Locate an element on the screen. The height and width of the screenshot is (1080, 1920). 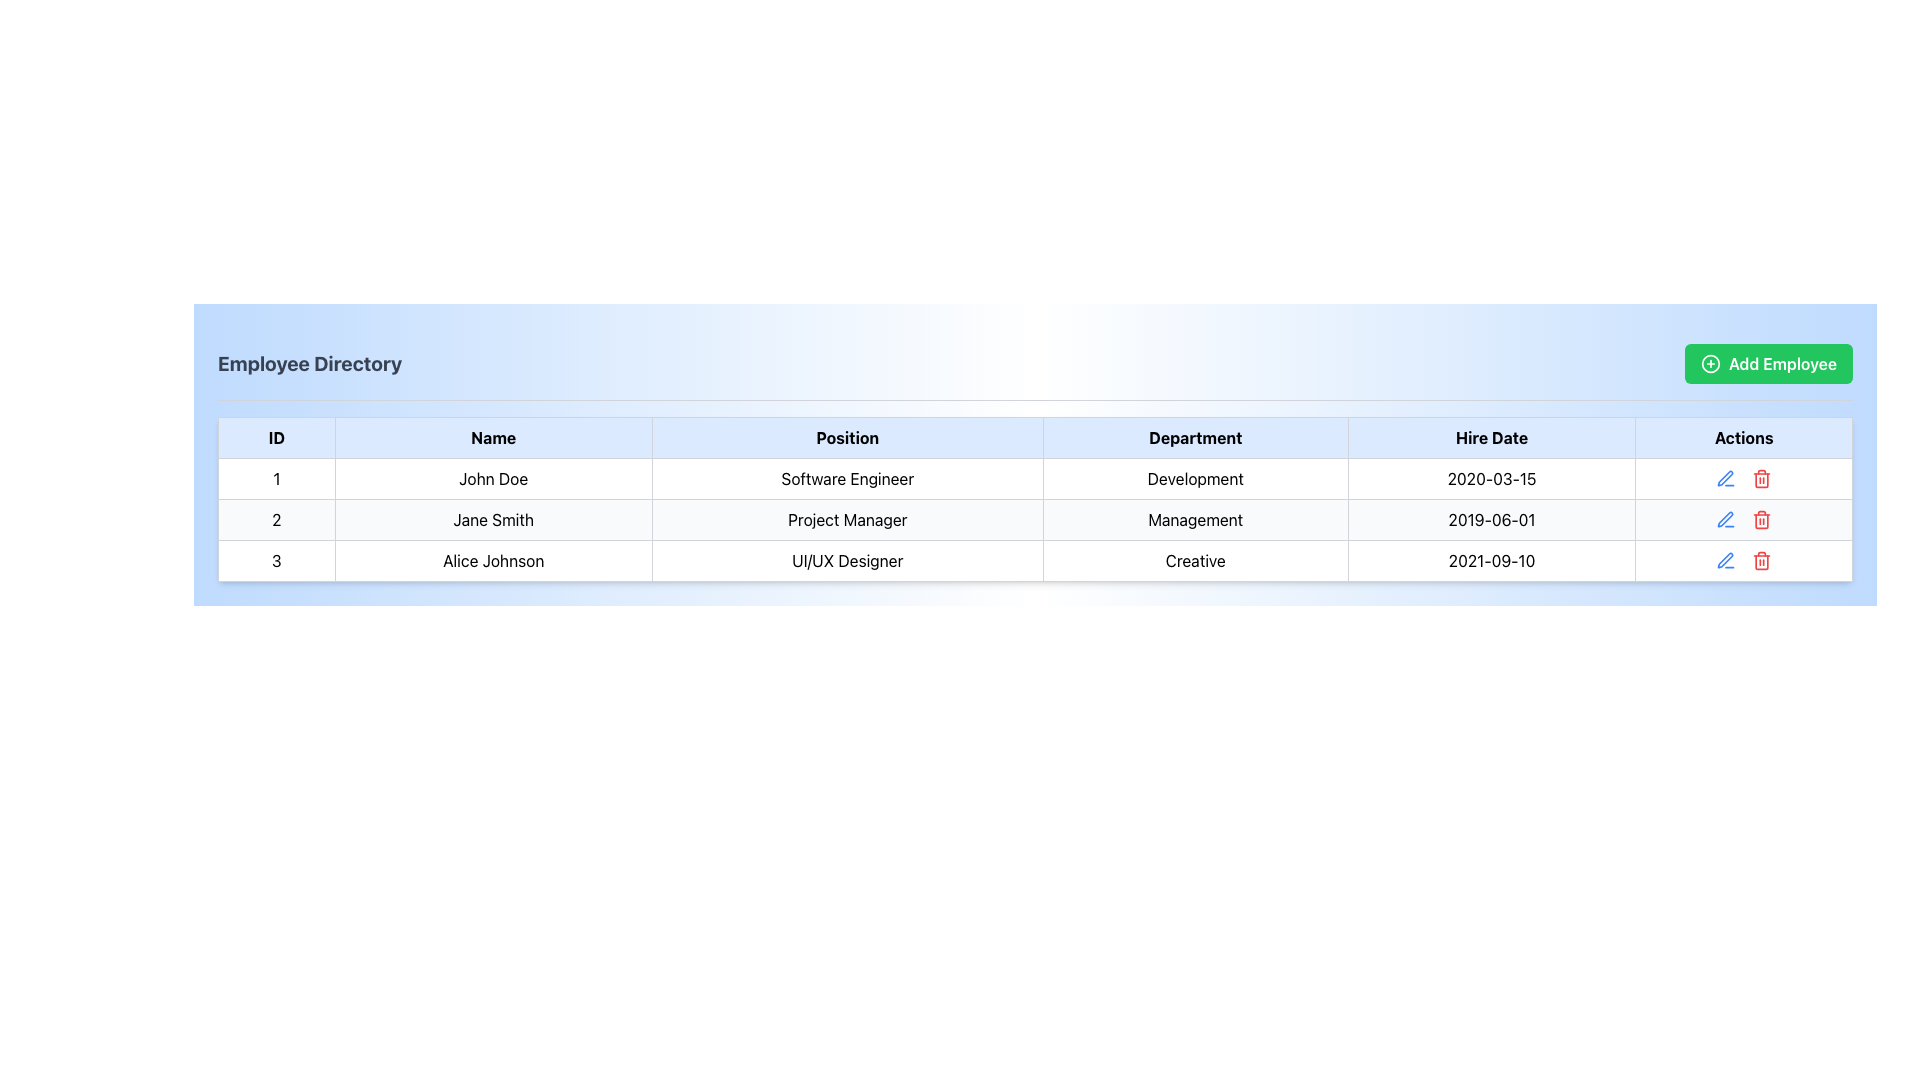
the red trash bin icon in the 'Actions' column of the row for 'Jane Smith' is located at coordinates (1743, 519).